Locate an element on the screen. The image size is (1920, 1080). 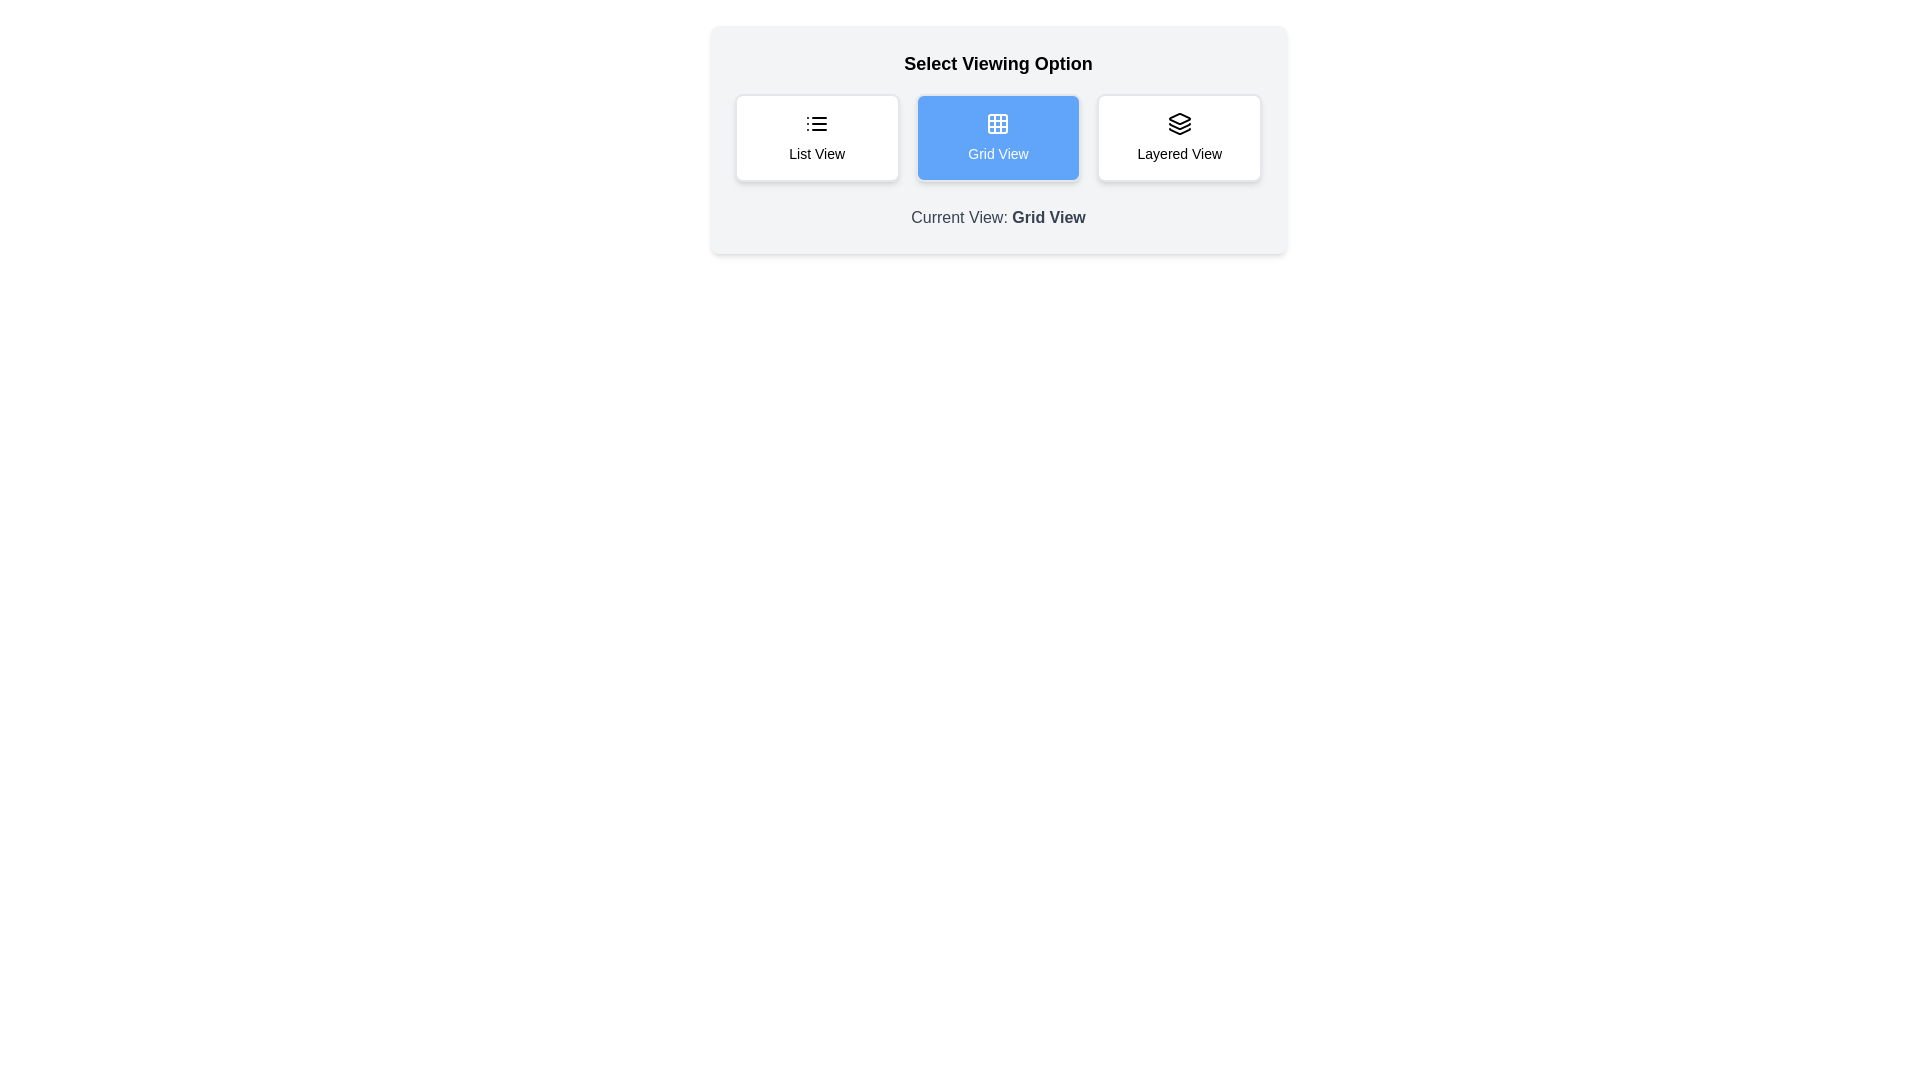
the 'Layered View' button, which is the rightmost button in a group of three buttons labeled 'List View', 'Grid View', and 'Layered View' is located at coordinates (1179, 137).